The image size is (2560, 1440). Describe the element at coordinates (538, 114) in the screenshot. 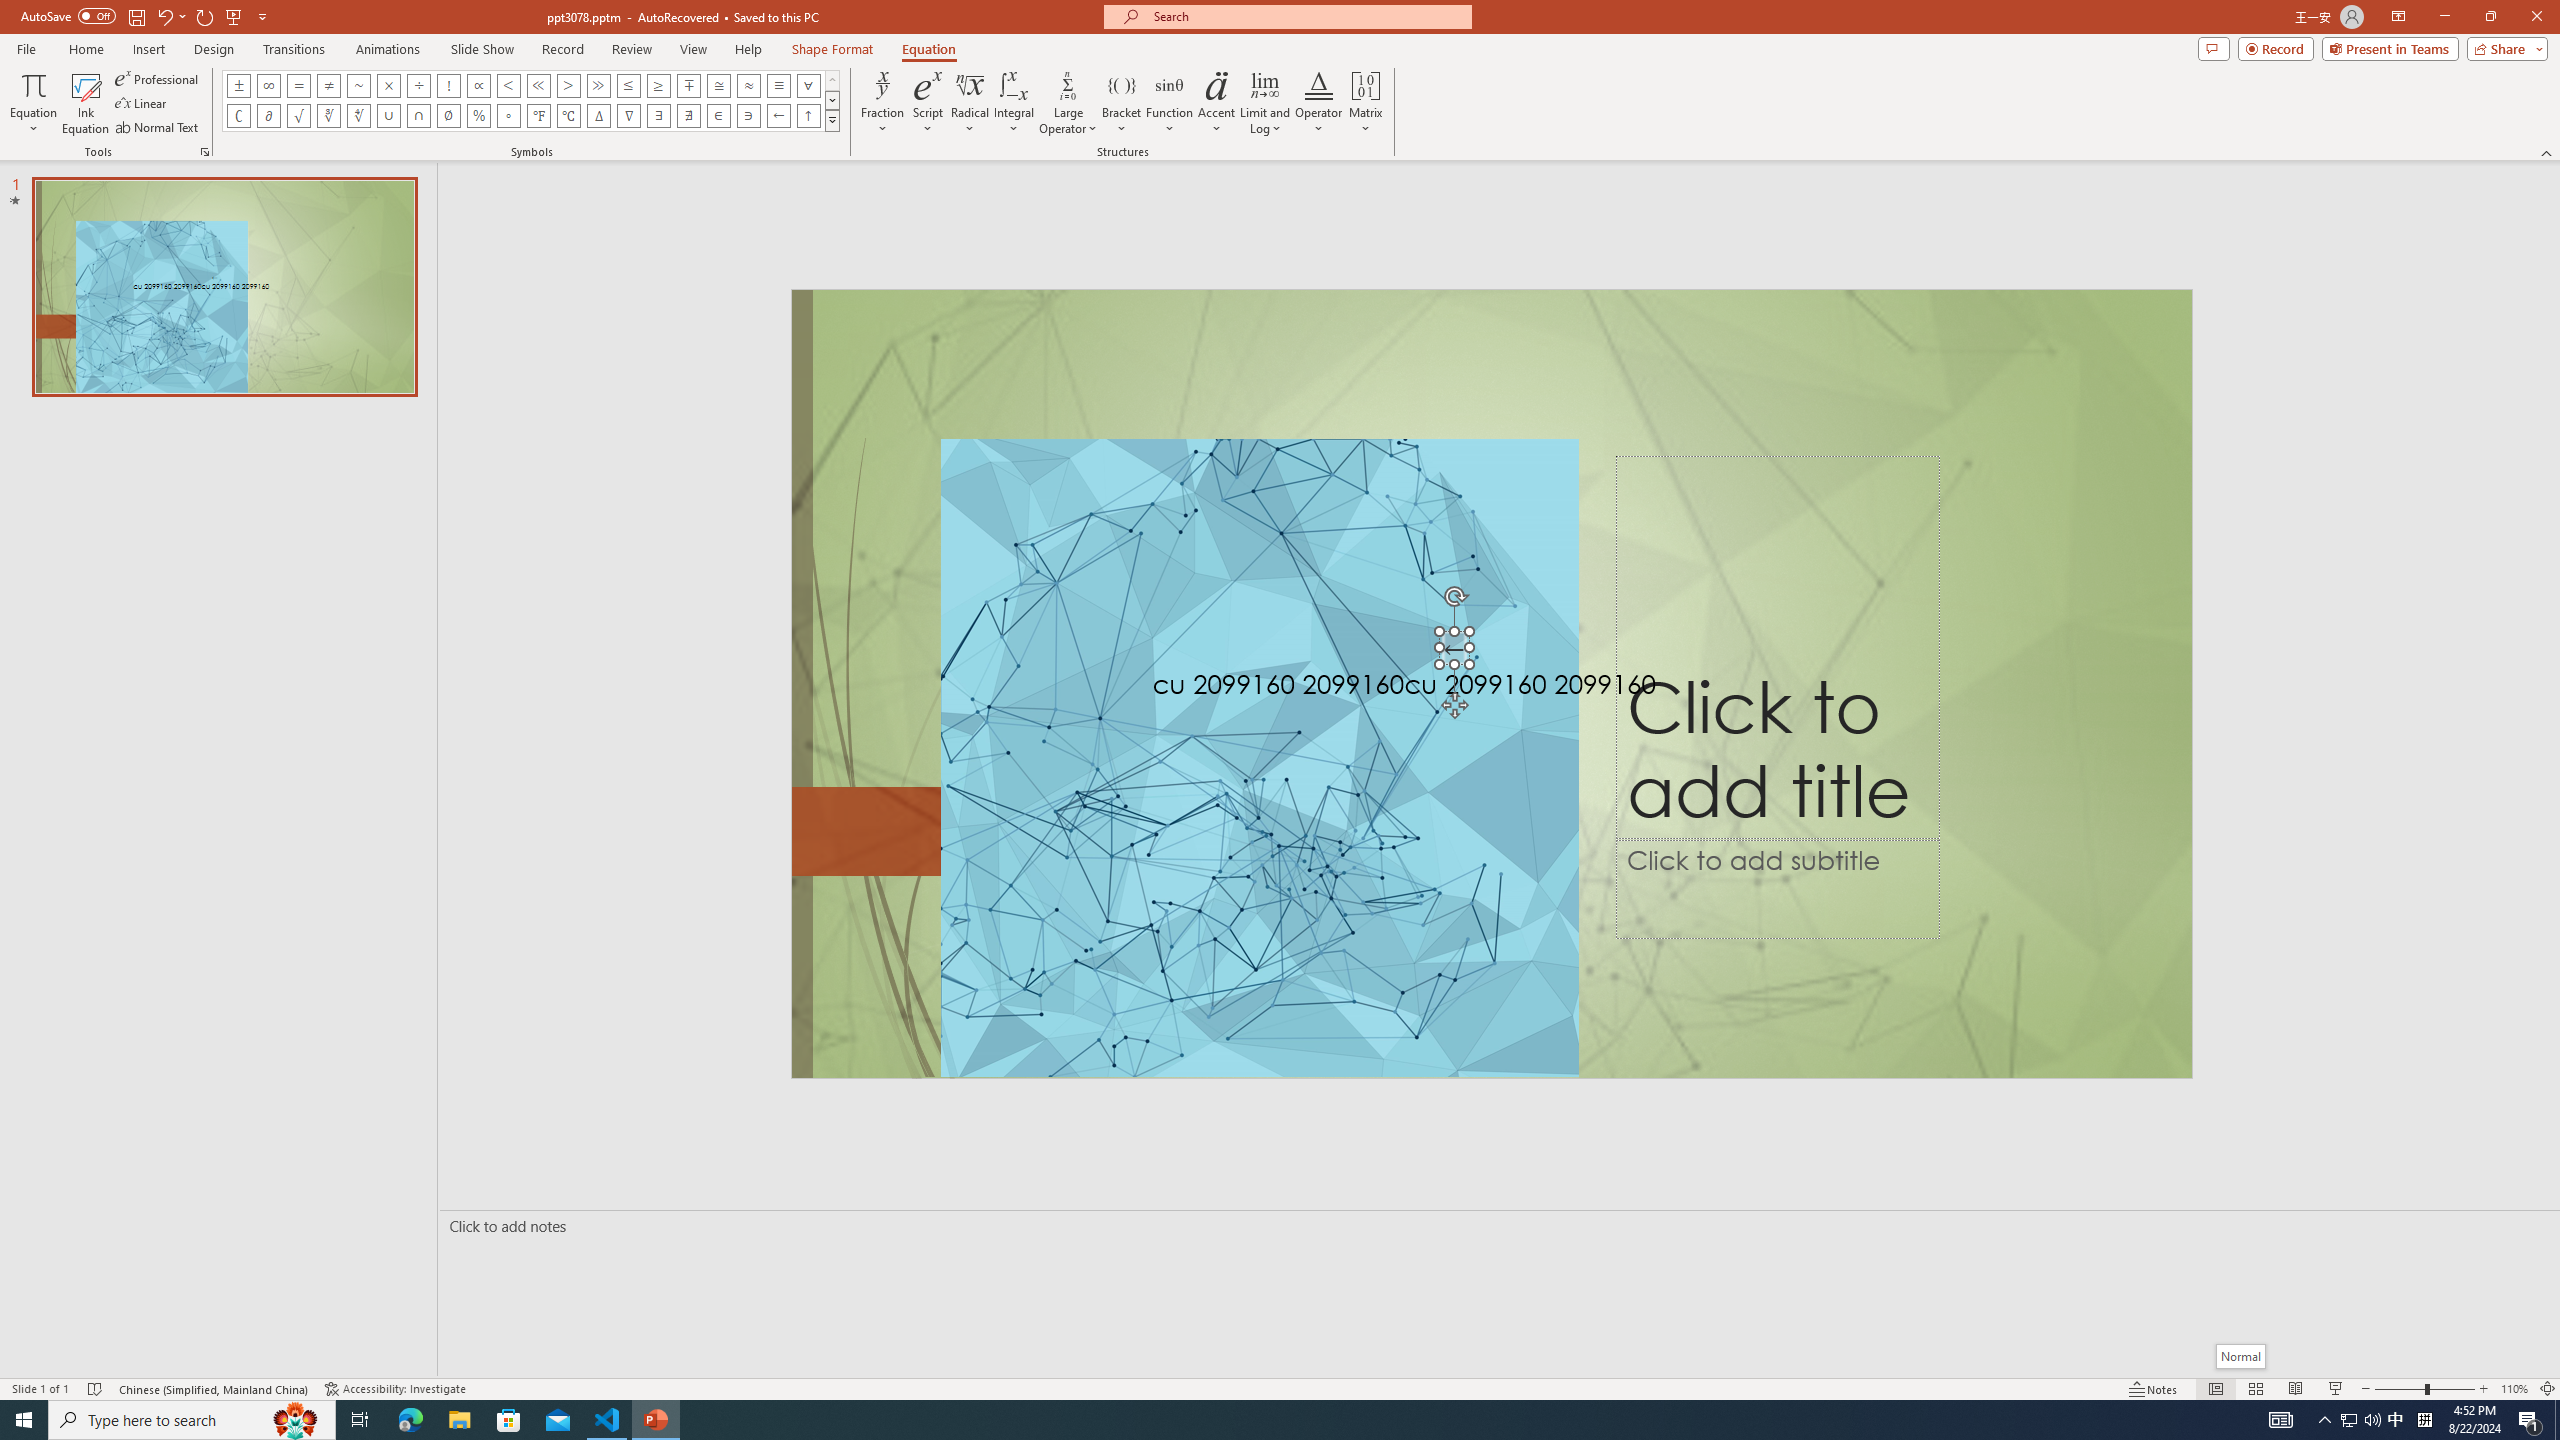

I see `'Equation Symbol Degrees Fahrenheit'` at that location.